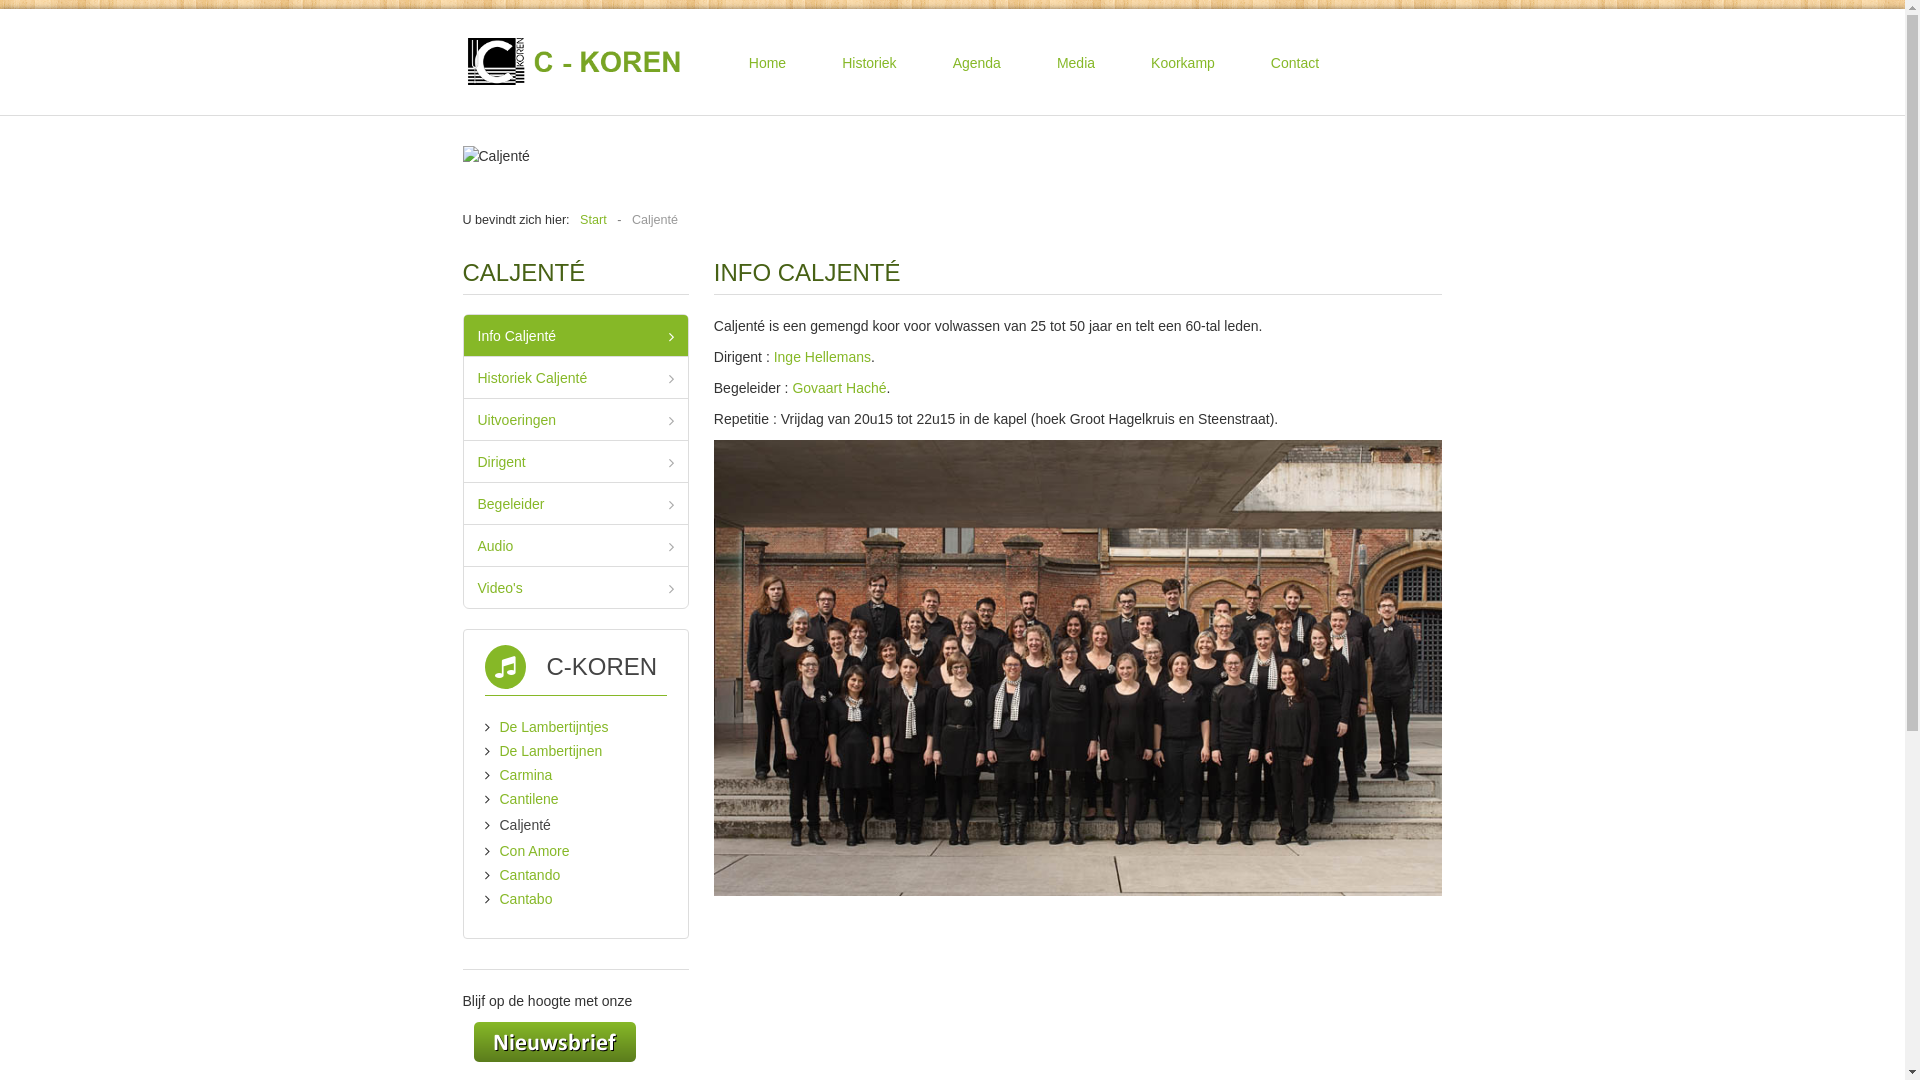 The height and width of the screenshot is (1080, 1920). Describe the element at coordinates (977, 61) in the screenshot. I see `'Agenda'` at that location.